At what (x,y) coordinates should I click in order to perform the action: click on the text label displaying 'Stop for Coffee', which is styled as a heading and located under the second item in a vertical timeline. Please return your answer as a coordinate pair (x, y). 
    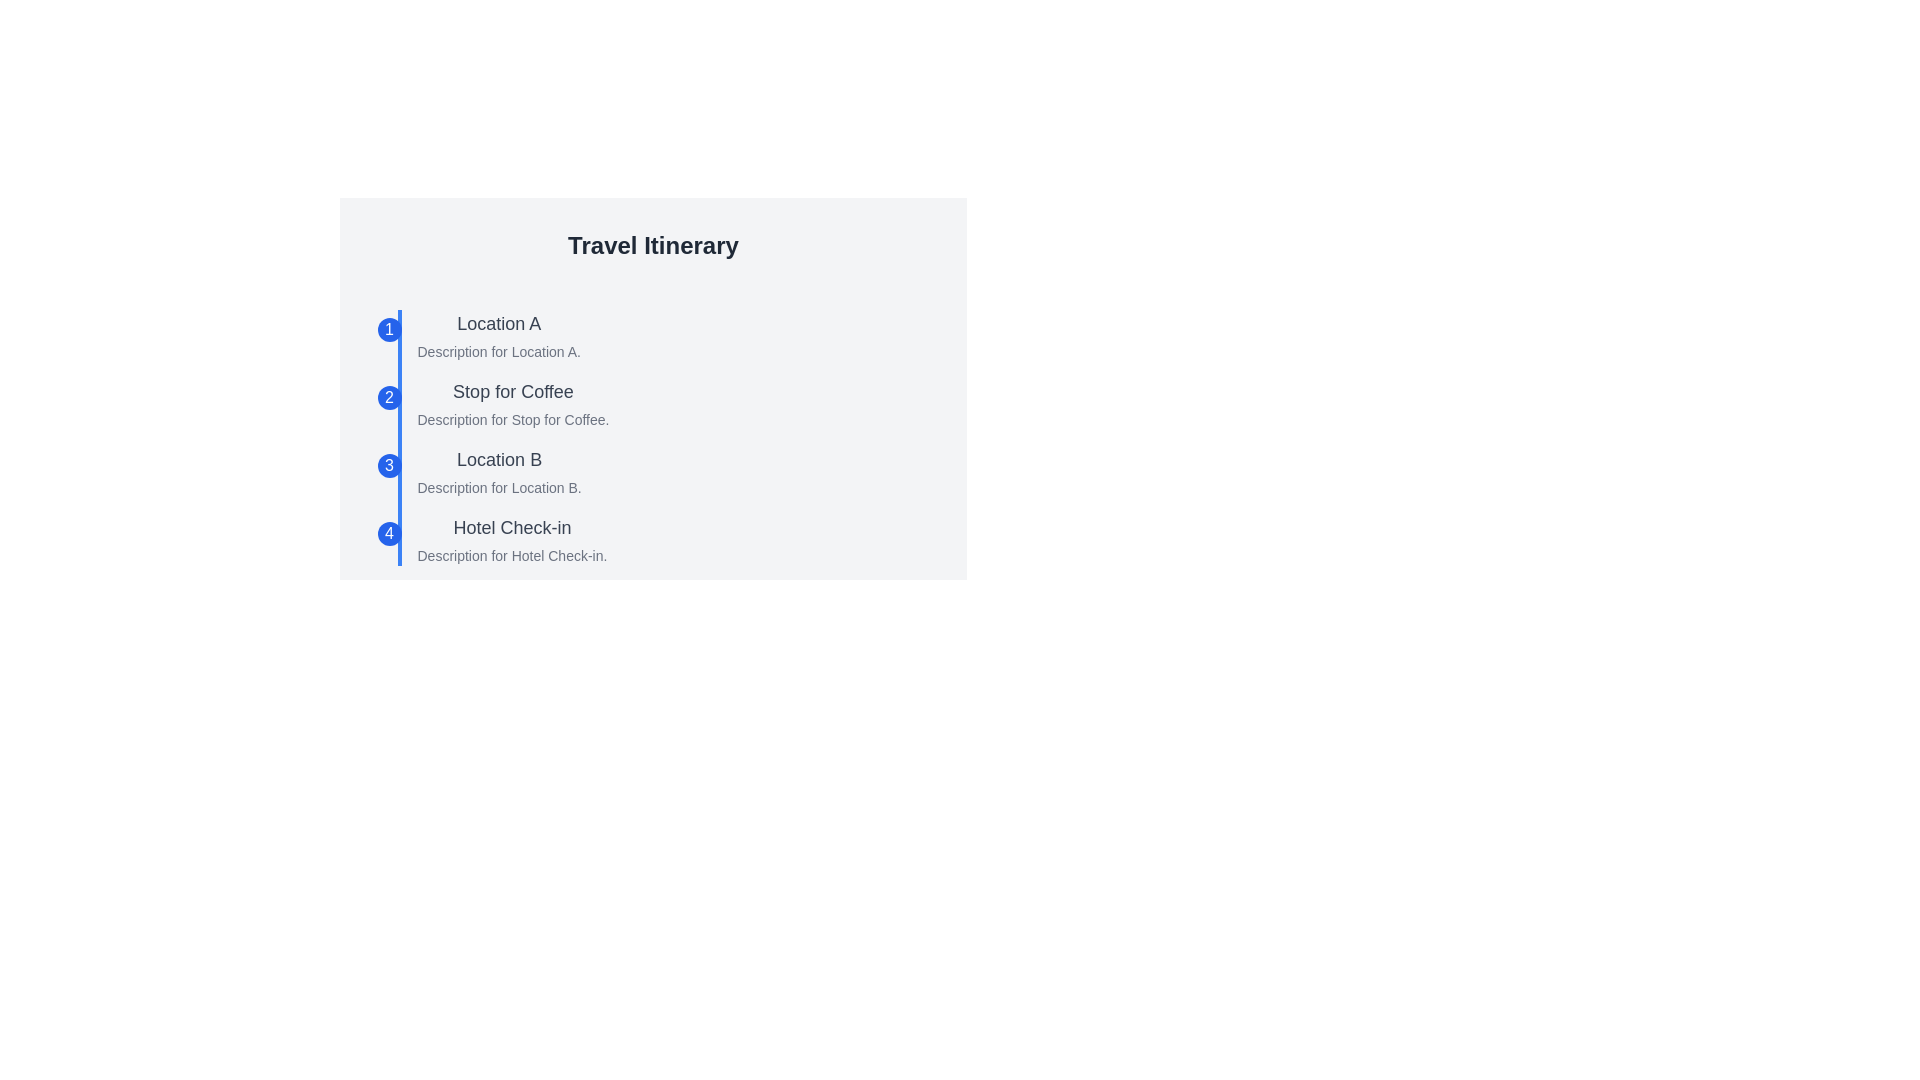
    Looking at the image, I should click on (513, 392).